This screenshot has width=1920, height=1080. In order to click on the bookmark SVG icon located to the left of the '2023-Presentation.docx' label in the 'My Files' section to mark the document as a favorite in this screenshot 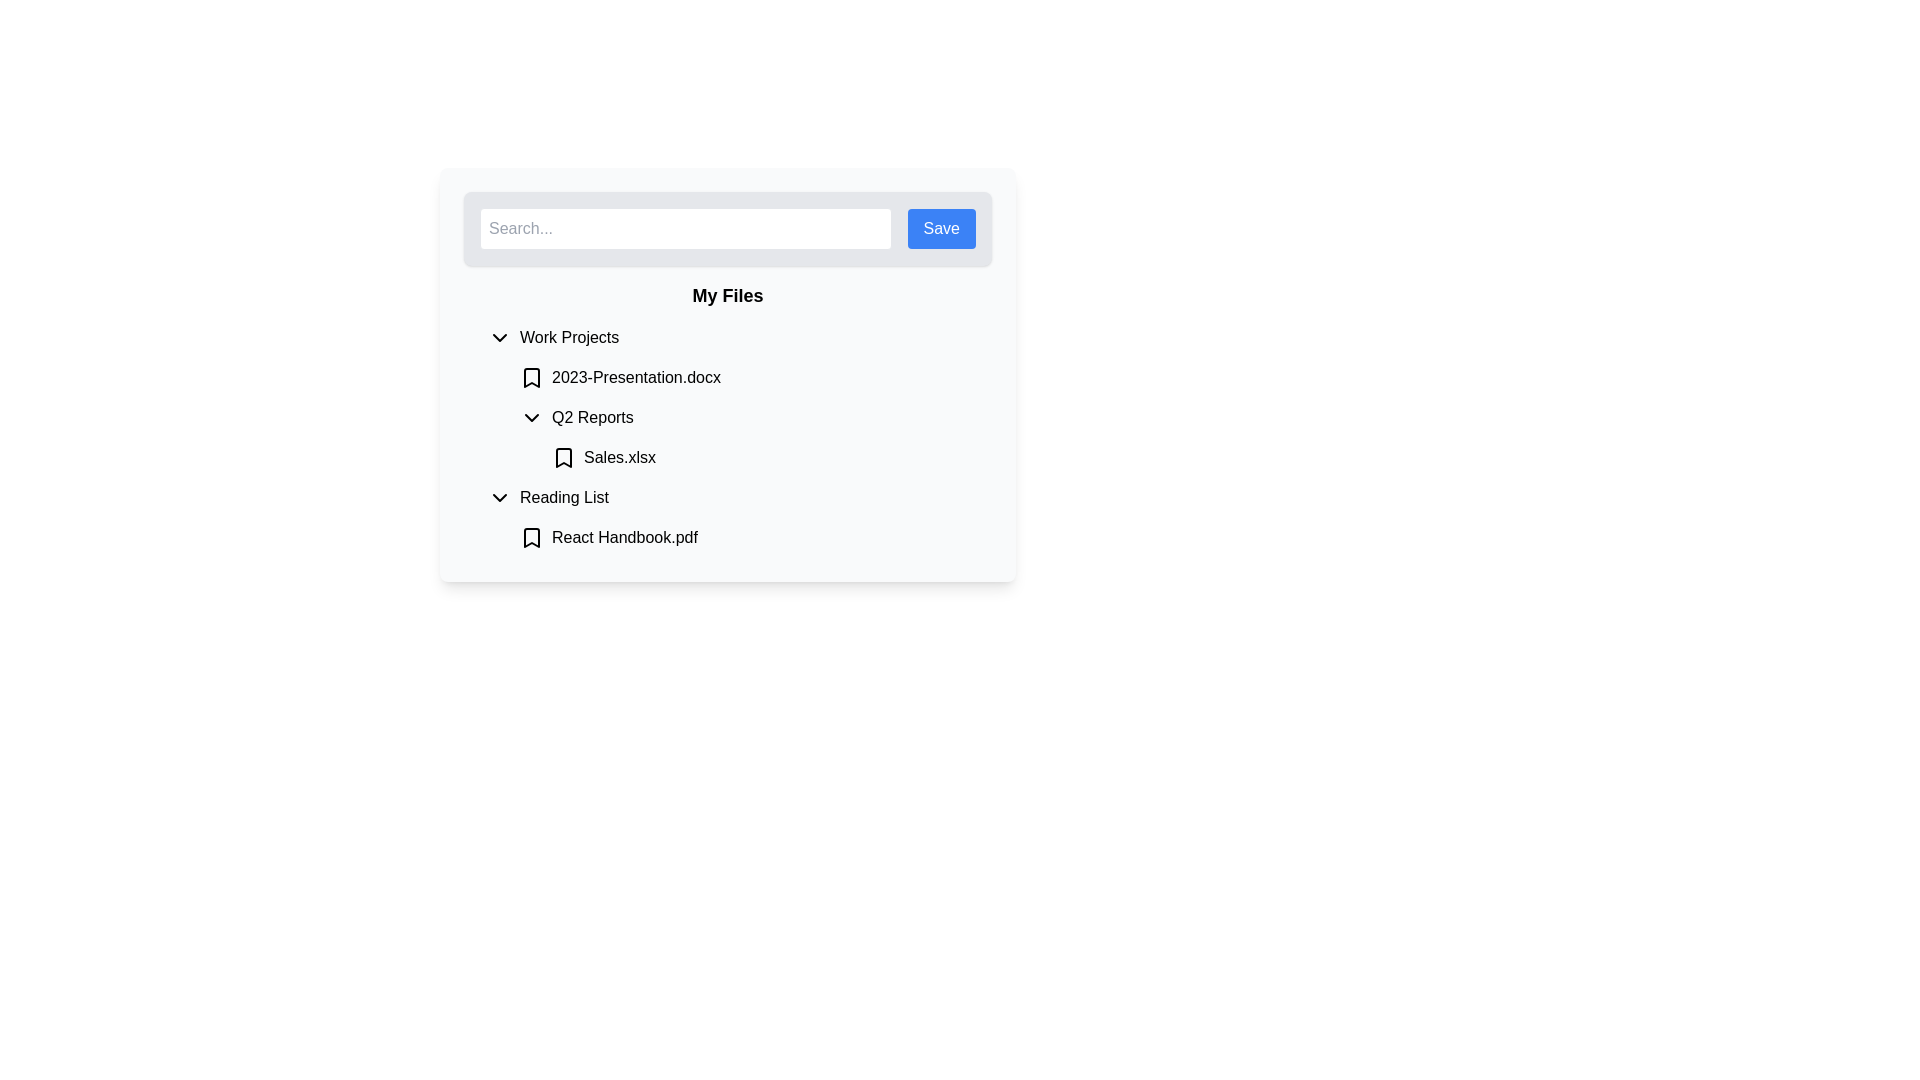, I will do `click(532, 378)`.